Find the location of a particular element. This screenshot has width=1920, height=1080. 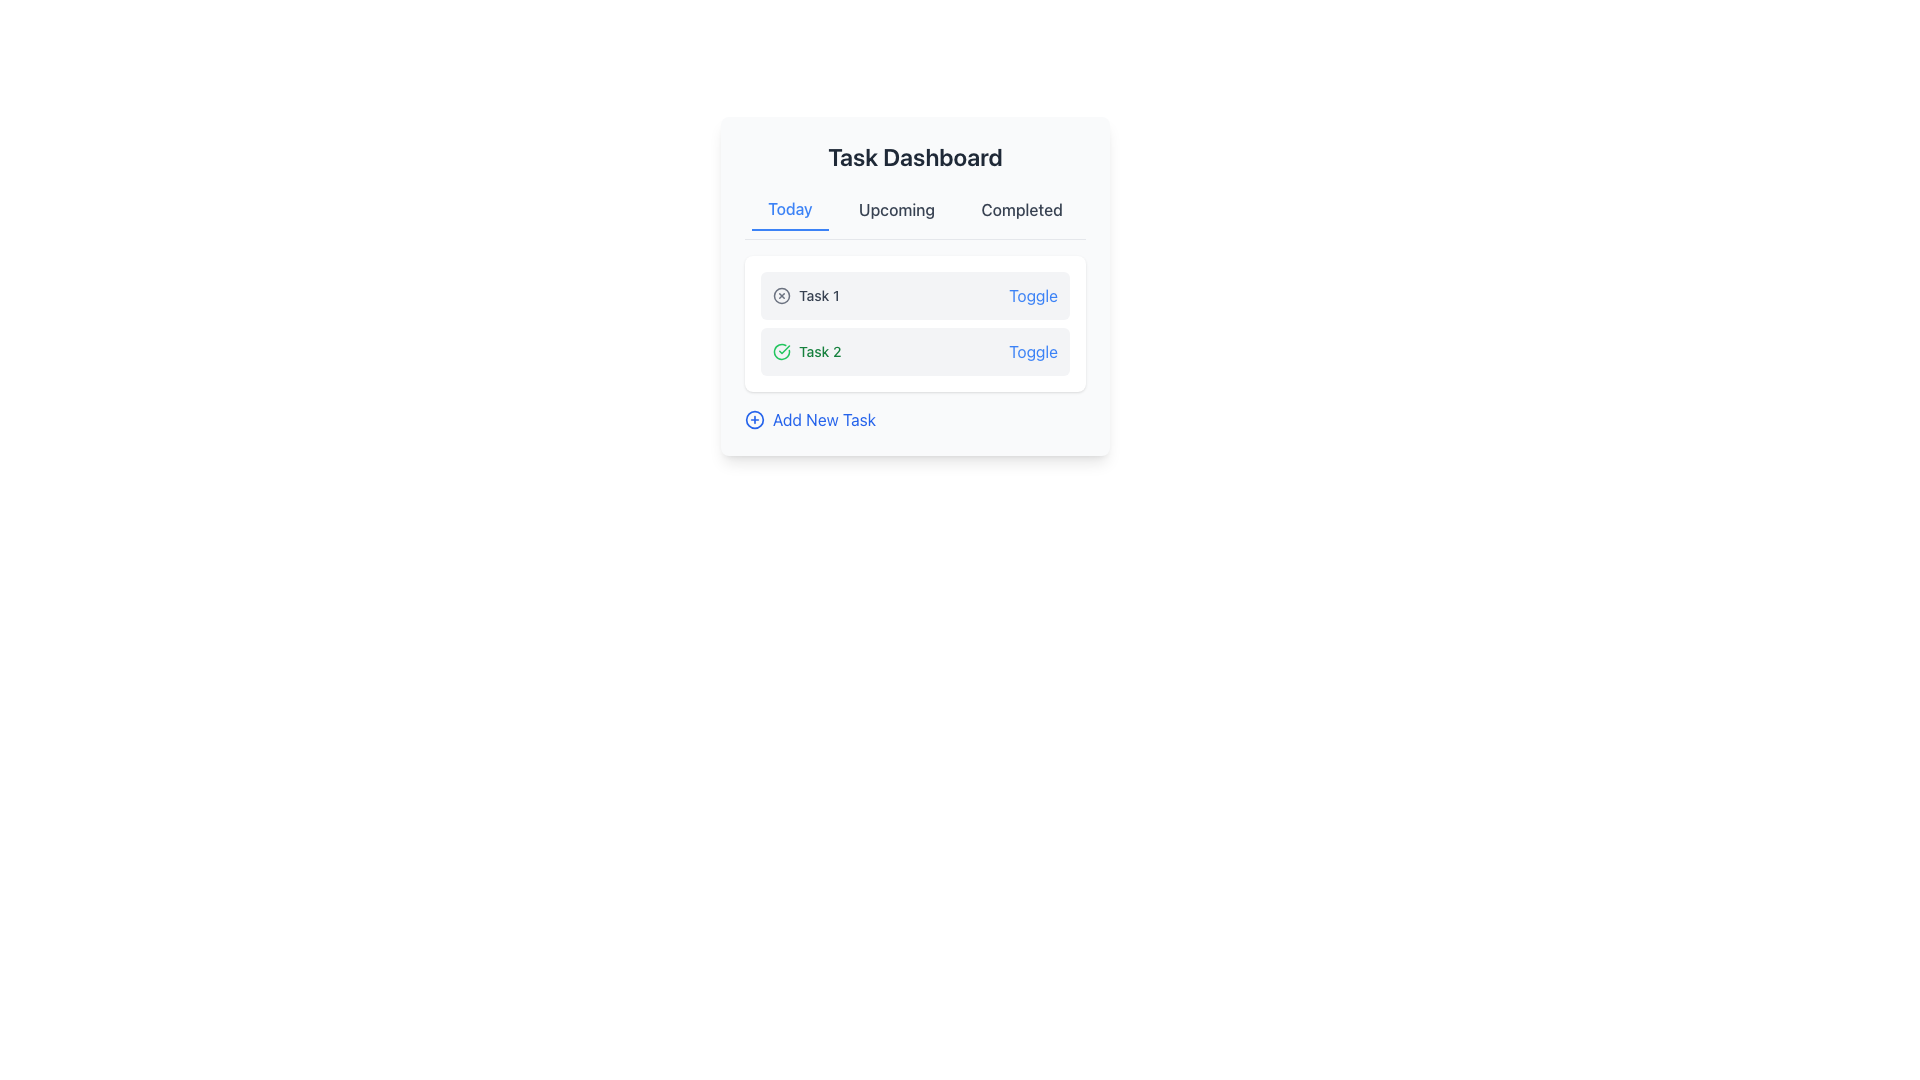

the heading element labeled 'Task Dashboard', which is styled in a large, bold font and is centered at the top of a card layout is located at coordinates (914, 156).